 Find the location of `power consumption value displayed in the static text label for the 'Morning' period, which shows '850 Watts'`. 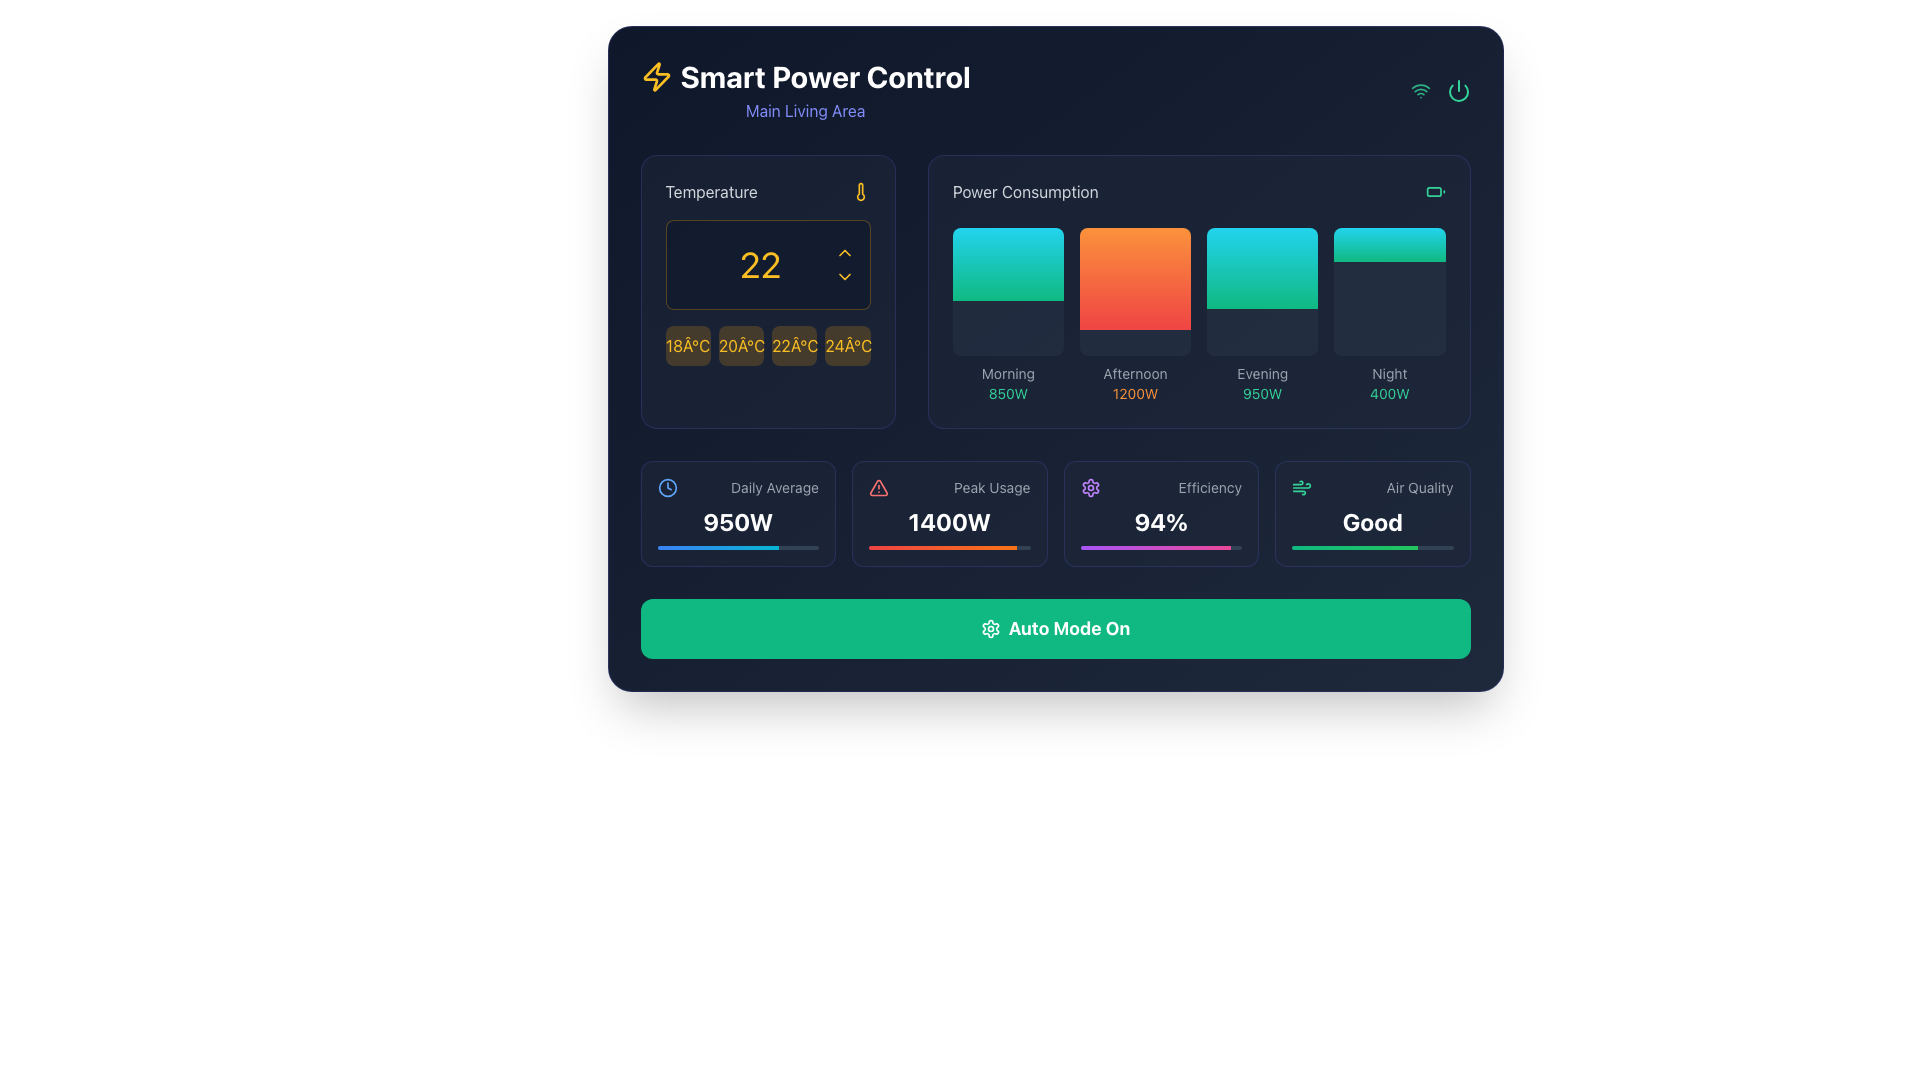

power consumption value displayed in the static text label for the 'Morning' period, which shows '850 Watts' is located at coordinates (1008, 393).